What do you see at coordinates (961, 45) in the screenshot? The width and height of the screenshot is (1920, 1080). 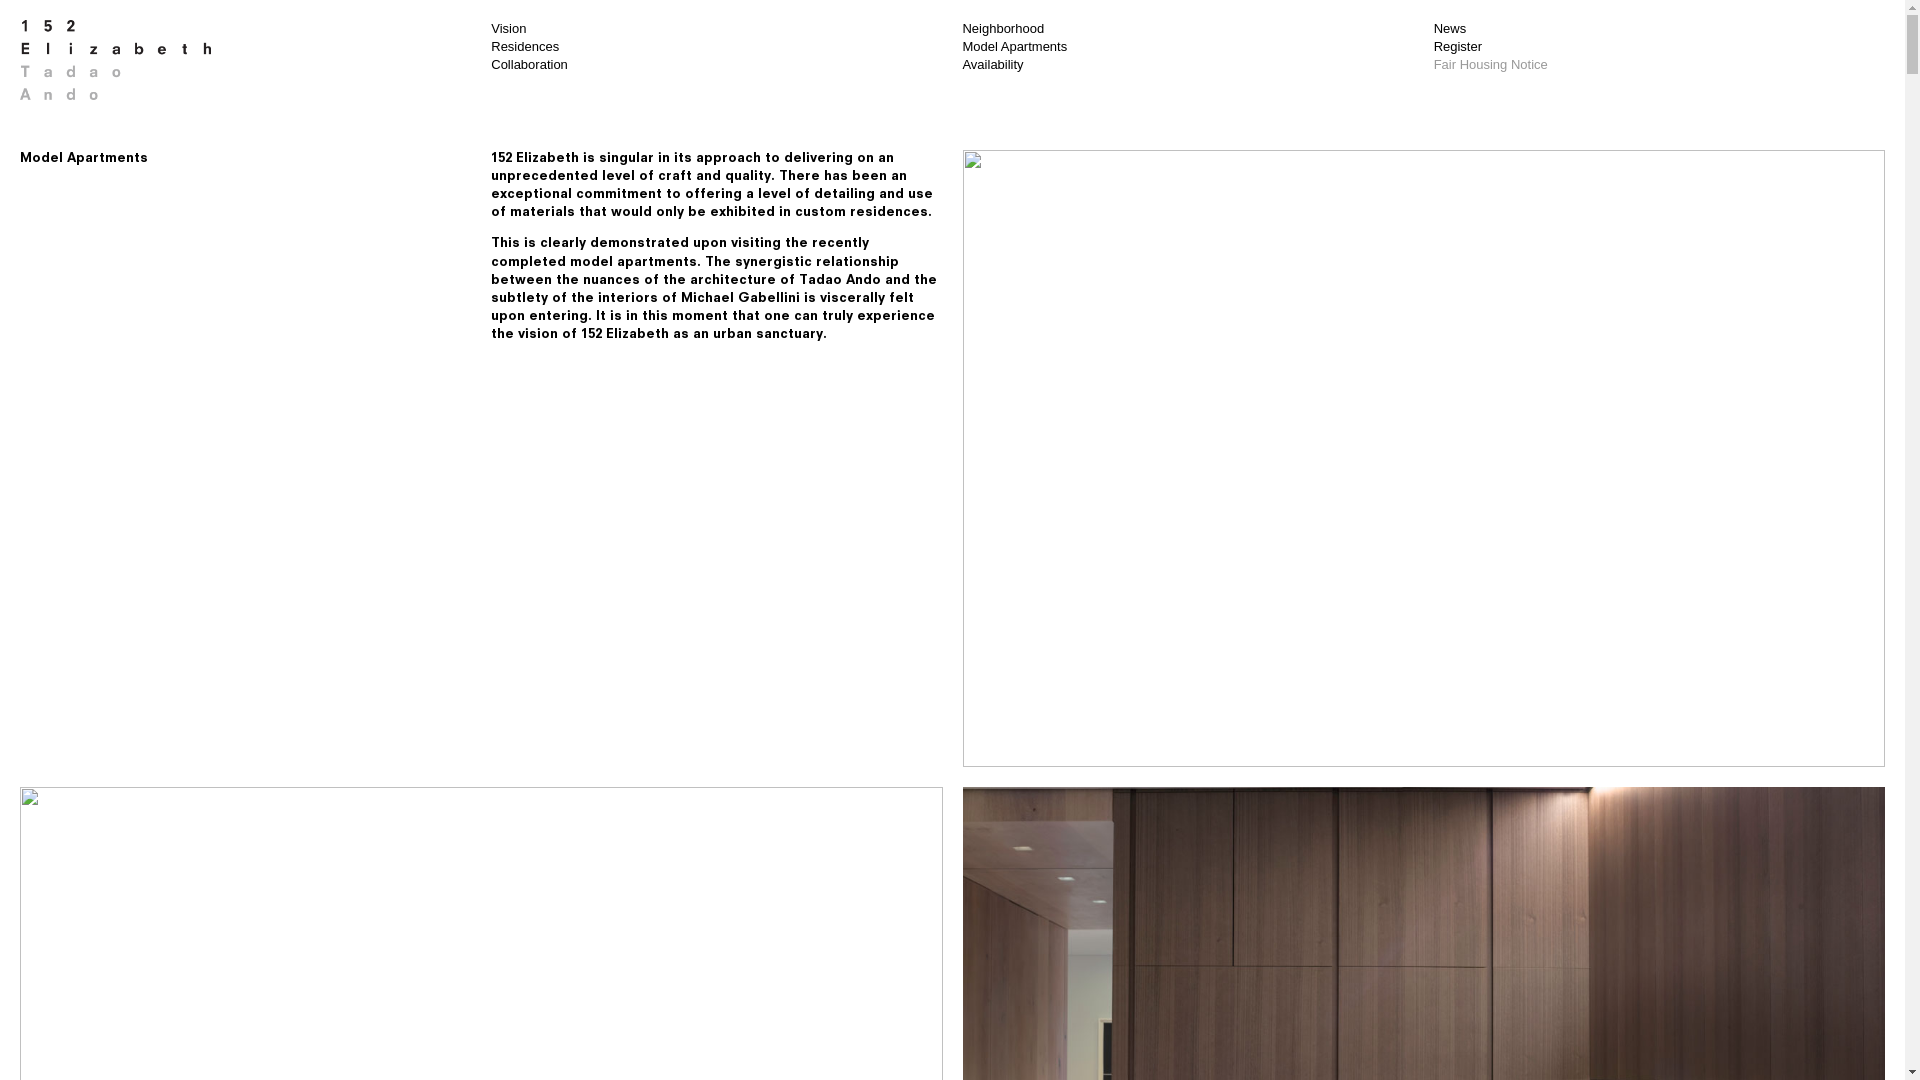 I see `'Model Apartments'` at bounding box center [961, 45].